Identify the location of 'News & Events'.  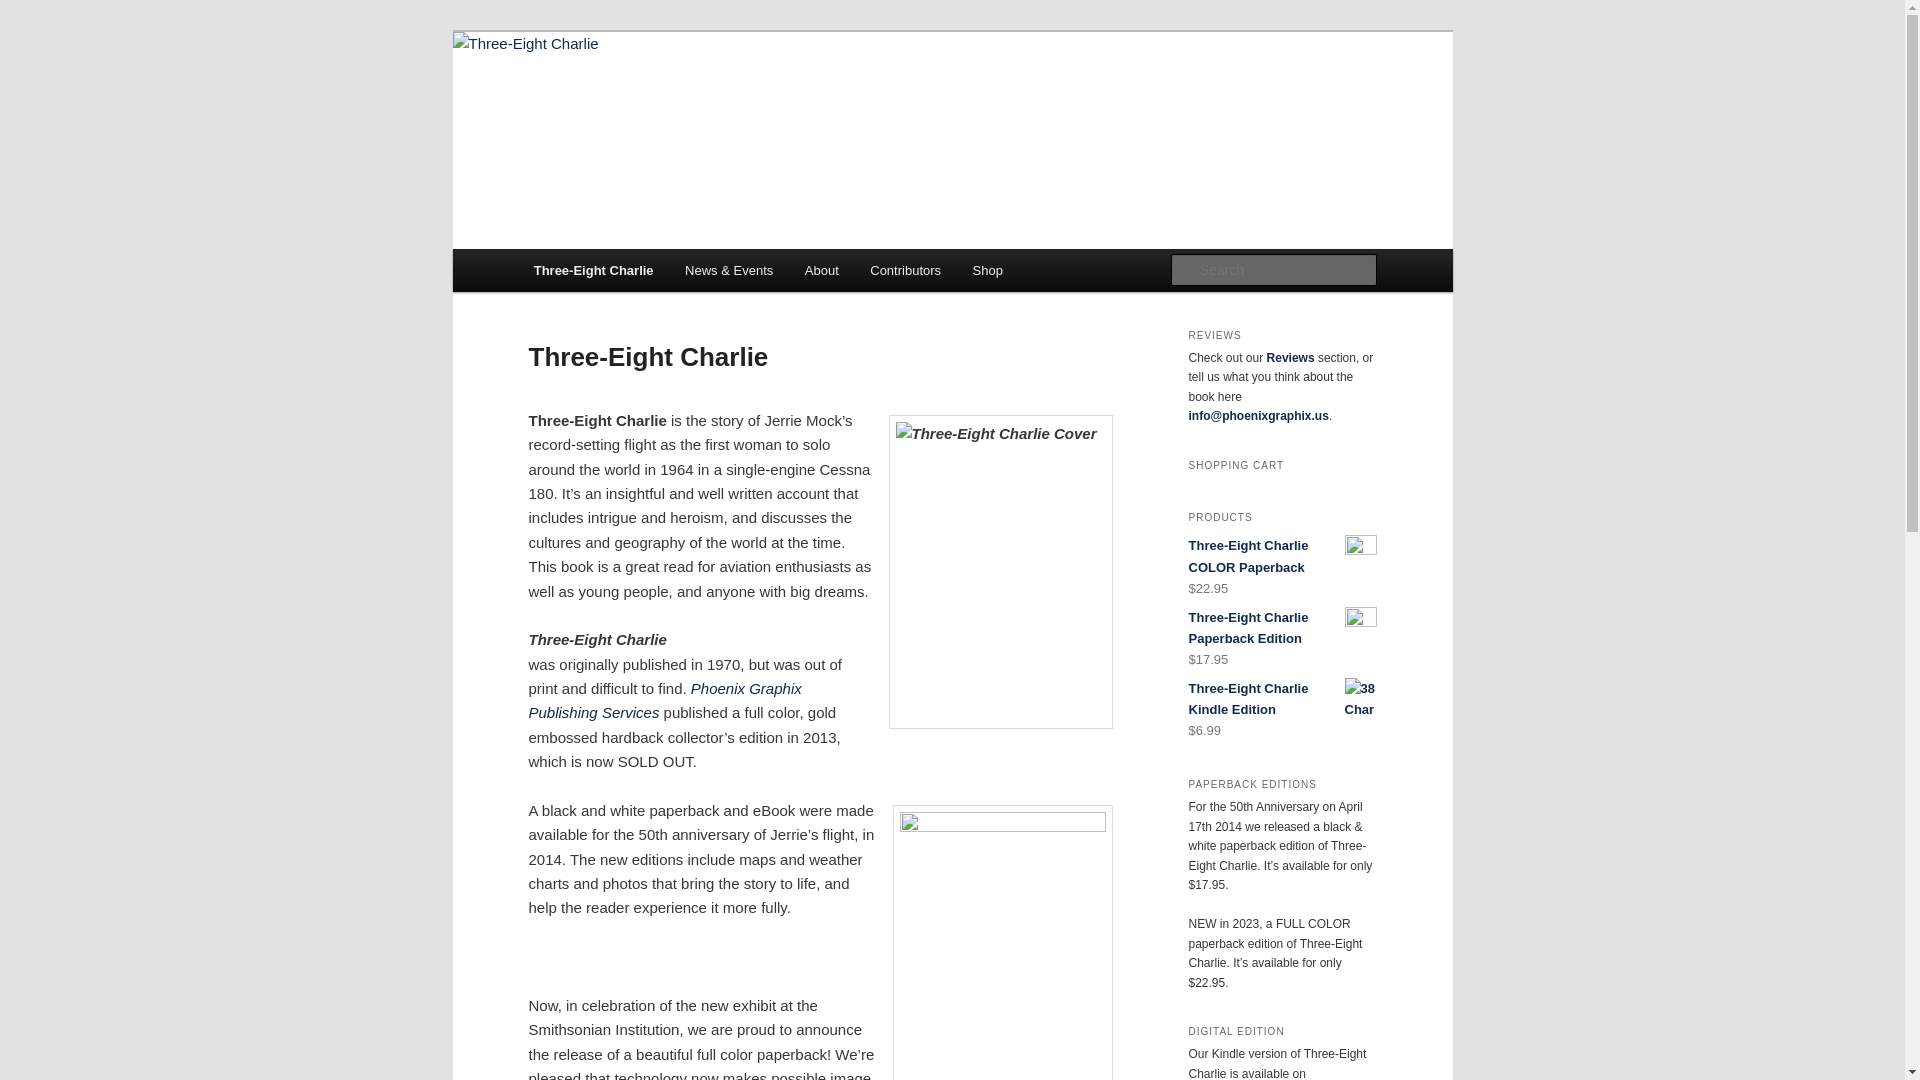
(728, 270).